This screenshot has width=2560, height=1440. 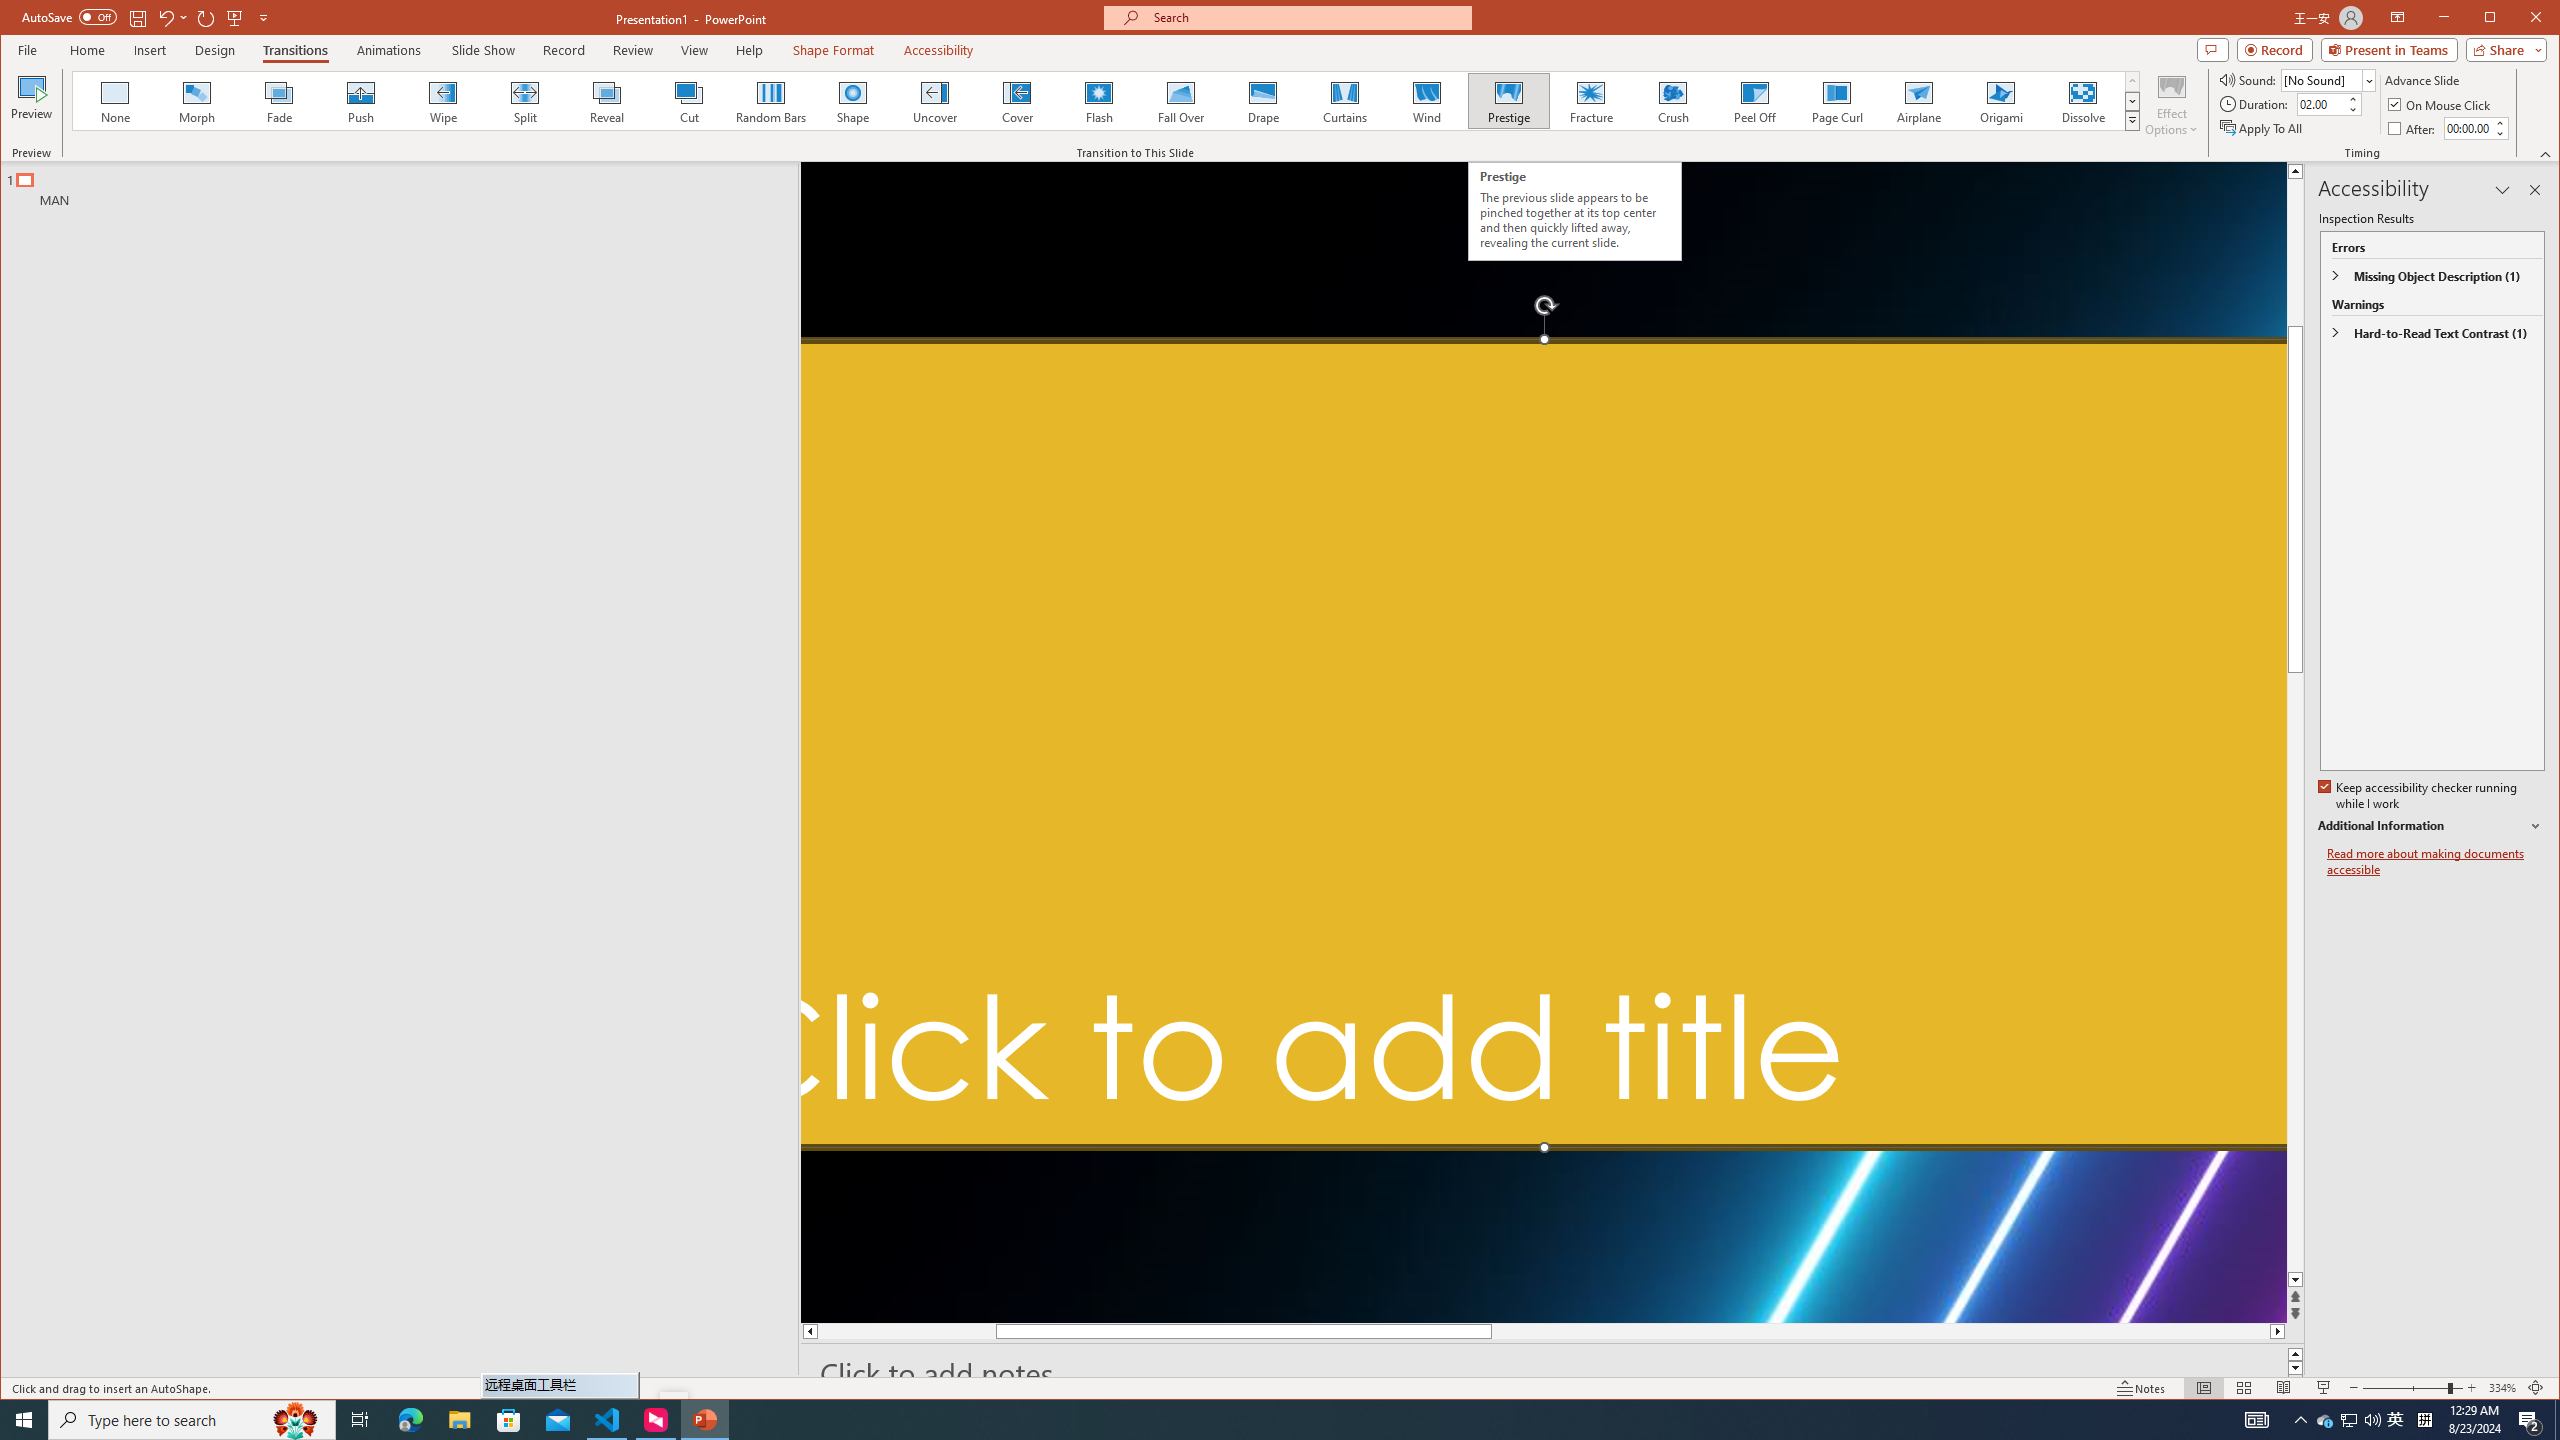 What do you see at coordinates (359, 100) in the screenshot?
I see `'Push'` at bounding box center [359, 100].